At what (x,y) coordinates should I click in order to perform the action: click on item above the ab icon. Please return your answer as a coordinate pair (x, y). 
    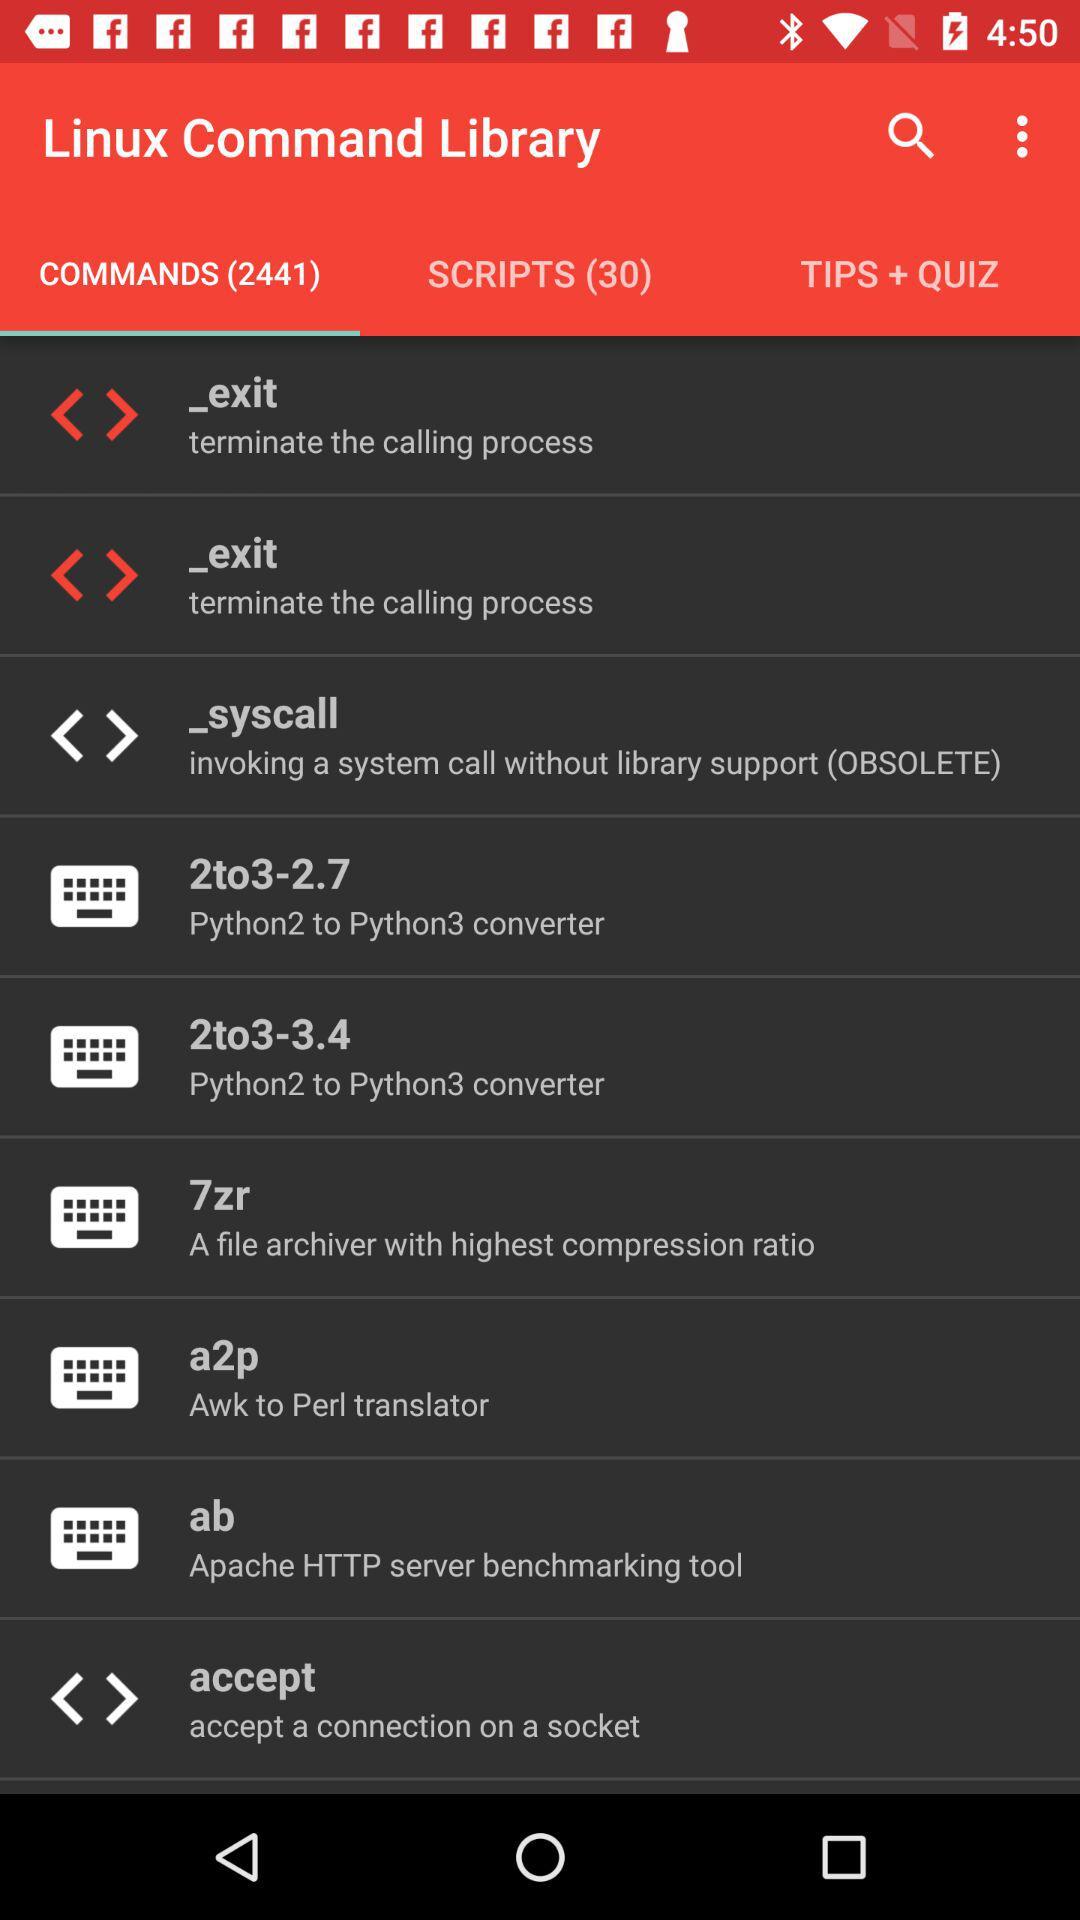
    Looking at the image, I should click on (338, 1402).